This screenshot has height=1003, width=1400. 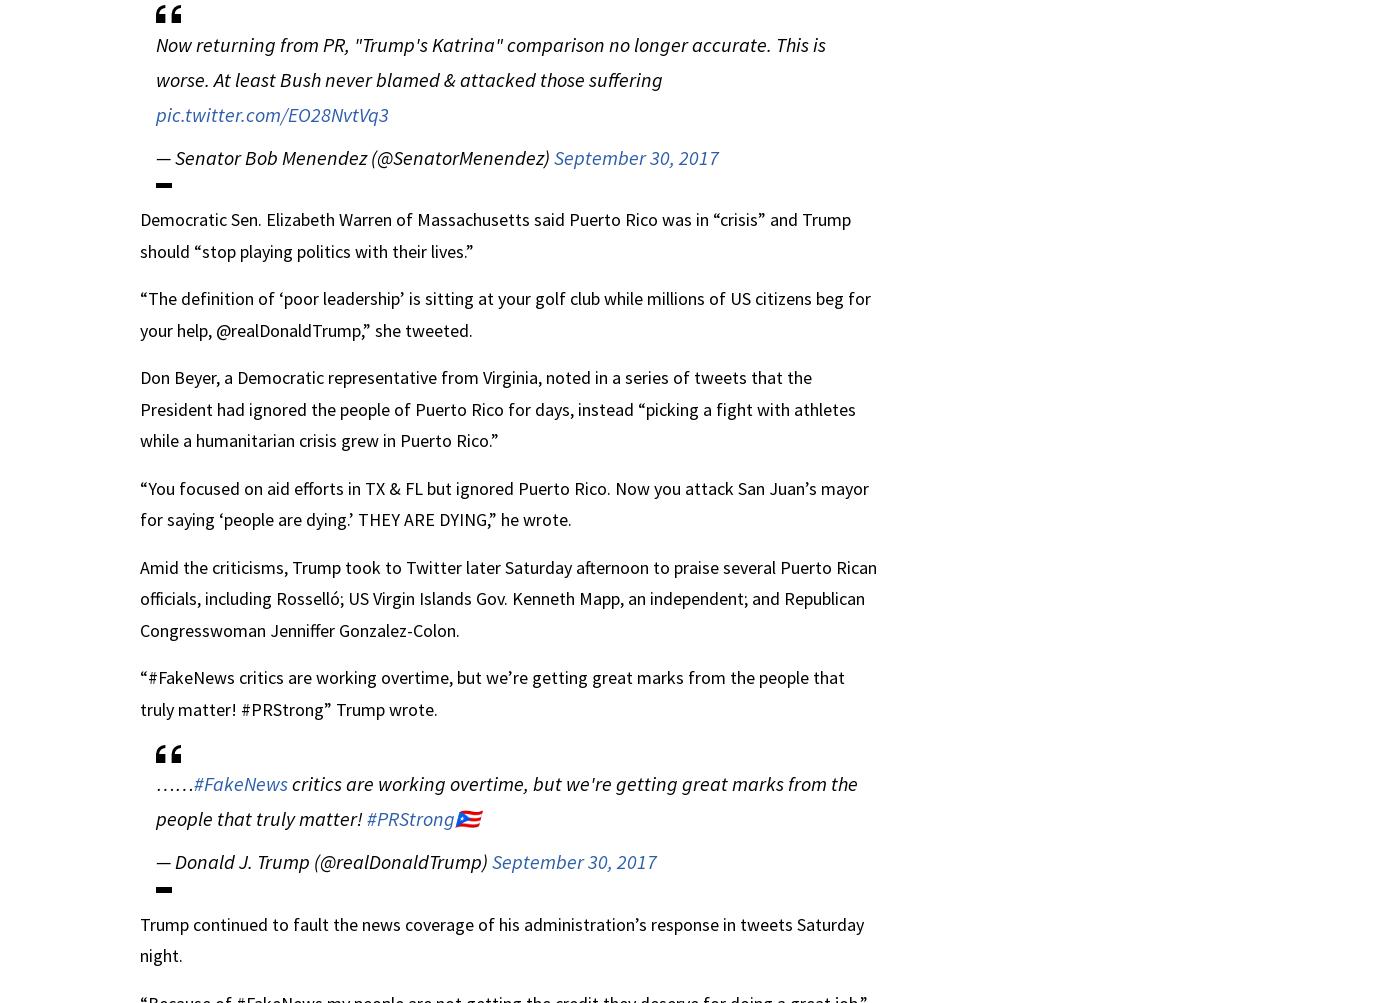 I want to click on 'Don Beyer, a Democratic representative from Virginia, noted in a series of tweets that the President had ignored the people of Puerto Rico for days, instead “picking a fight with athletes while a humanitarian crisis grew in Puerto Rico.”', so click(x=497, y=409).